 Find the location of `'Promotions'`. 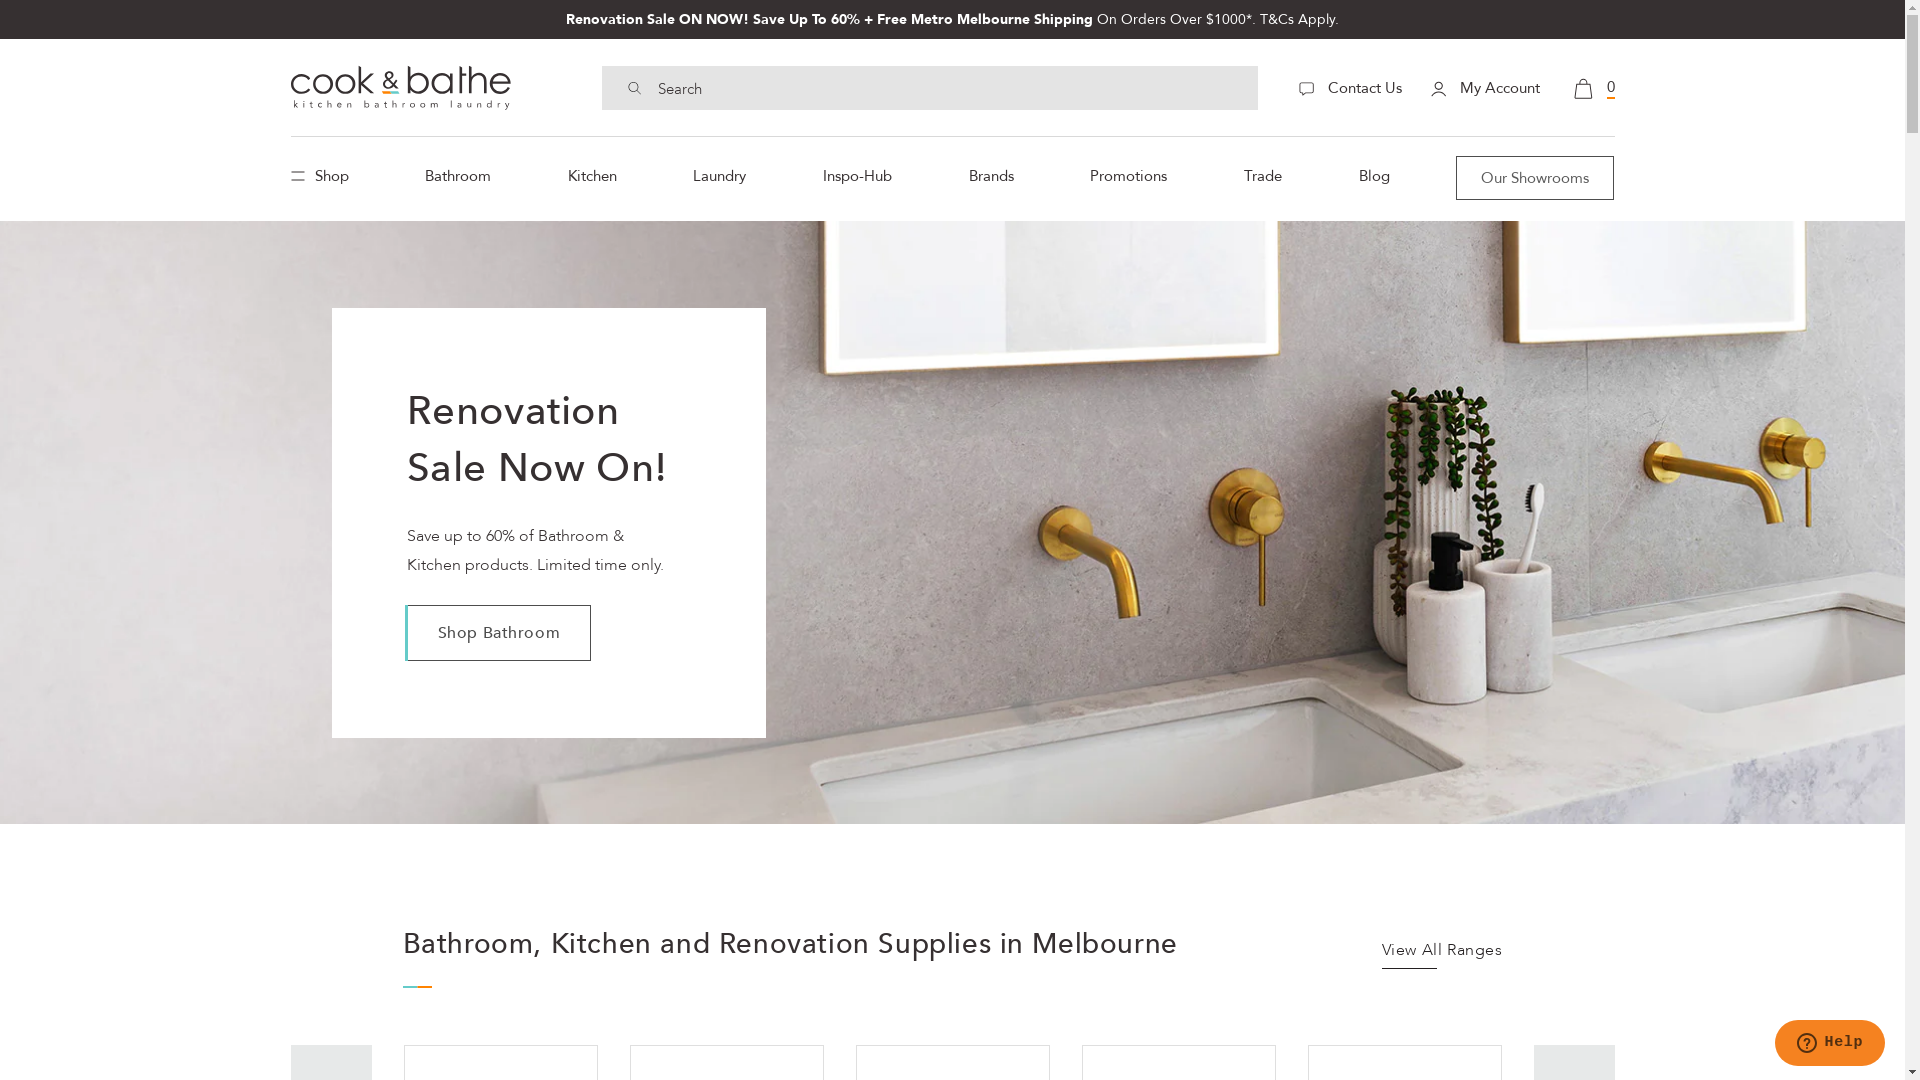

'Promotions' is located at coordinates (1128, 175).